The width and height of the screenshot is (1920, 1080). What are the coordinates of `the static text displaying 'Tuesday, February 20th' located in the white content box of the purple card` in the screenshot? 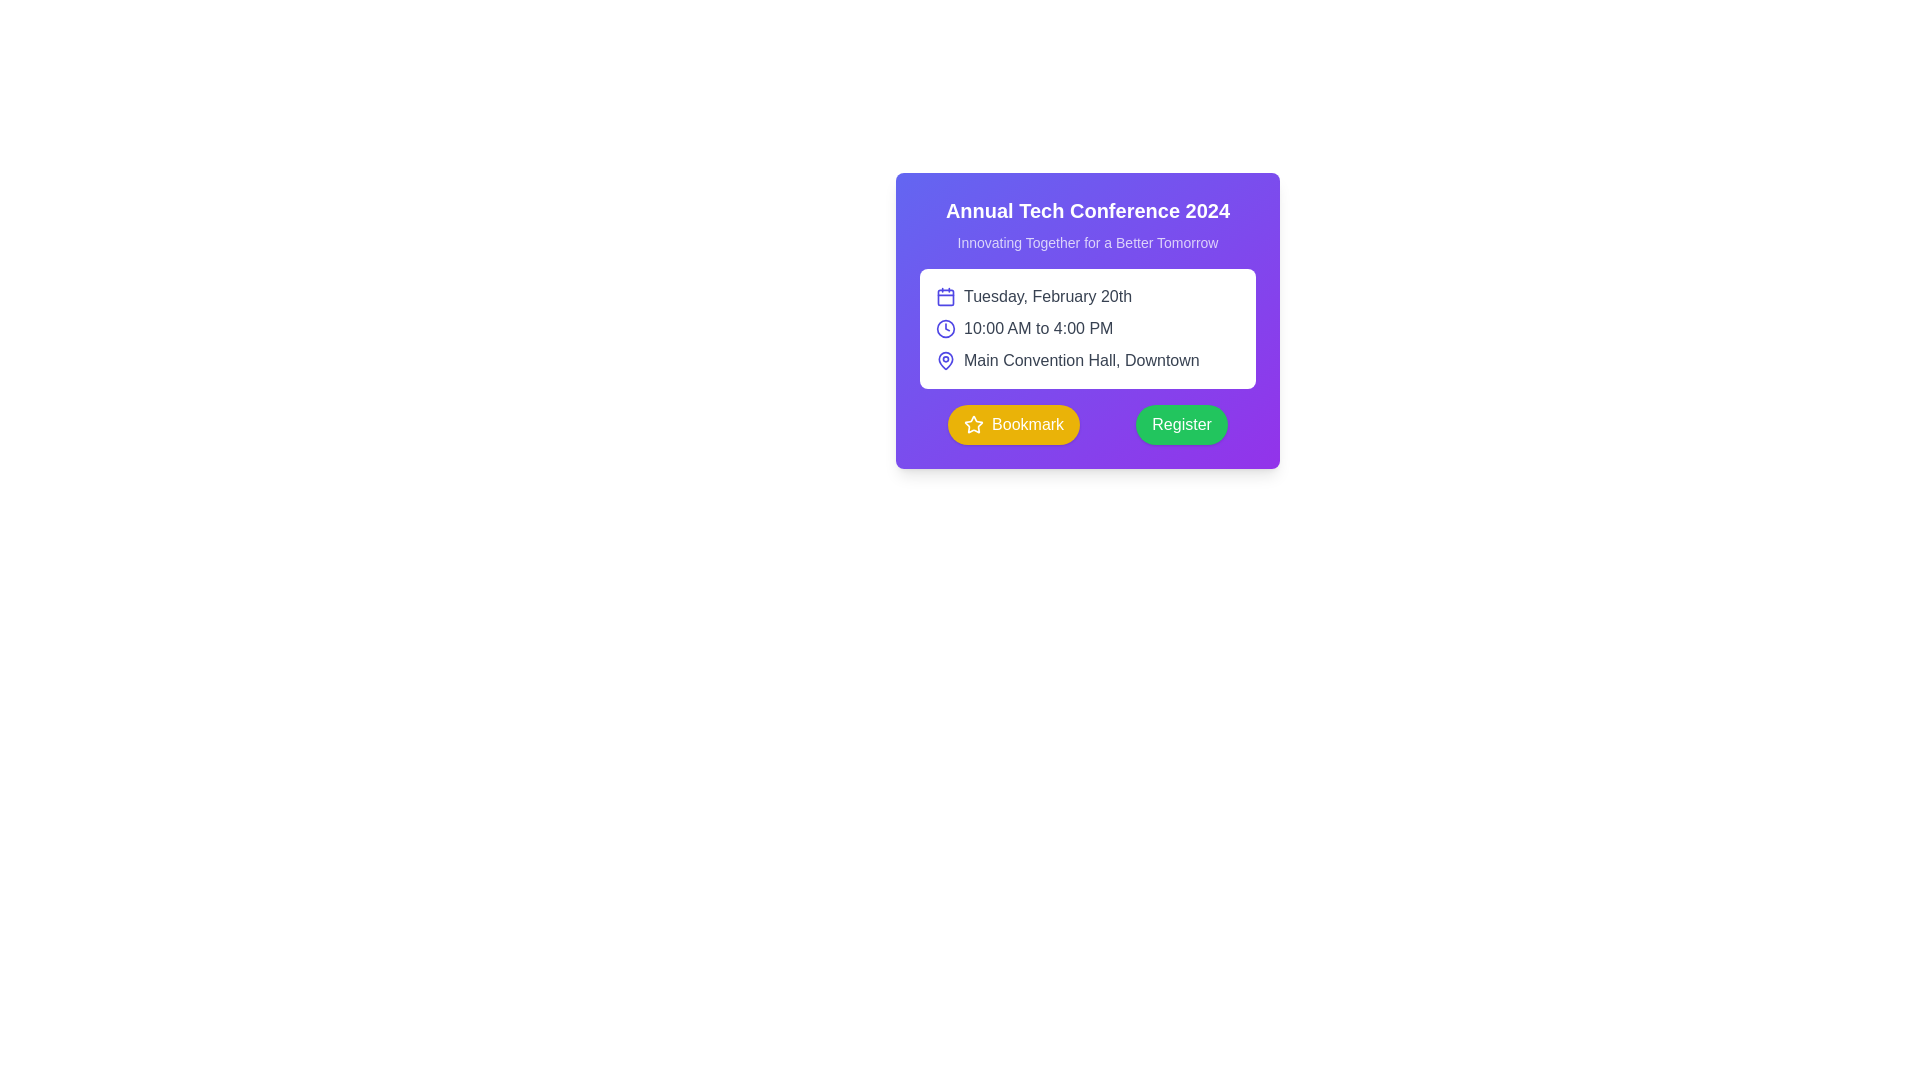 It's located at (1047, 297).